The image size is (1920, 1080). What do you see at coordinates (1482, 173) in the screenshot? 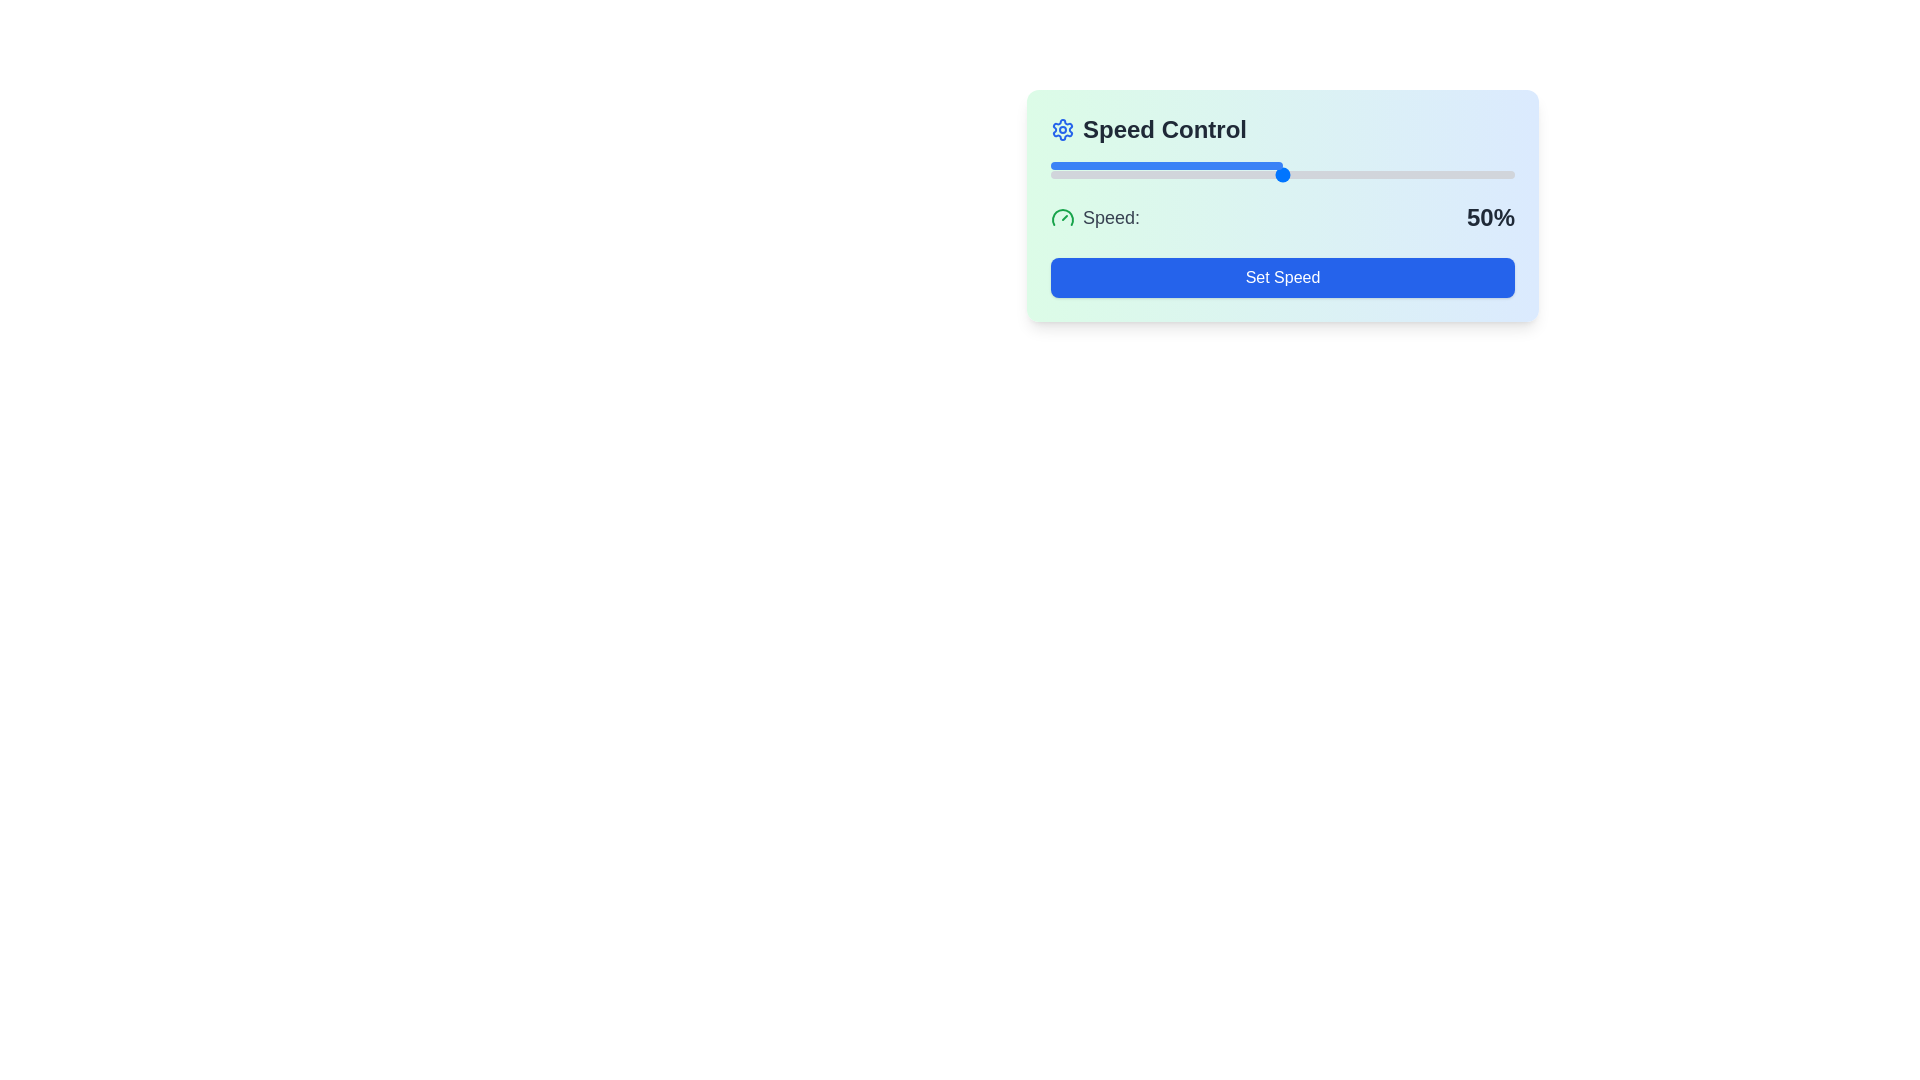
I see `the slider` at bounding box center [1482, 173].